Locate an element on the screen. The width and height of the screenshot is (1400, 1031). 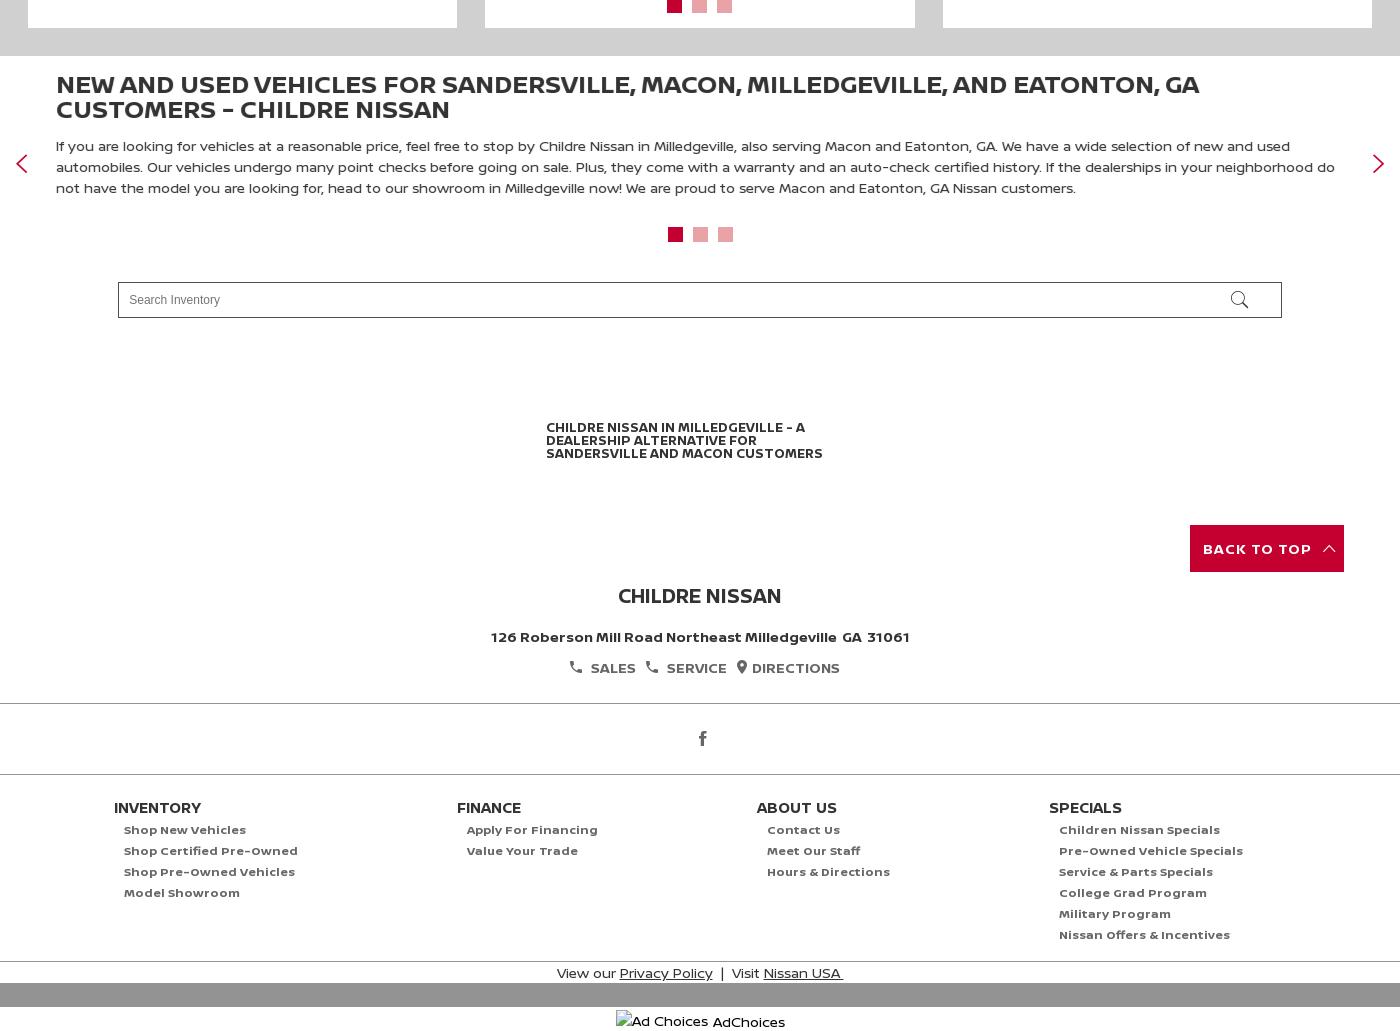
'AdChoices' is located at coordinates (748, 1018).